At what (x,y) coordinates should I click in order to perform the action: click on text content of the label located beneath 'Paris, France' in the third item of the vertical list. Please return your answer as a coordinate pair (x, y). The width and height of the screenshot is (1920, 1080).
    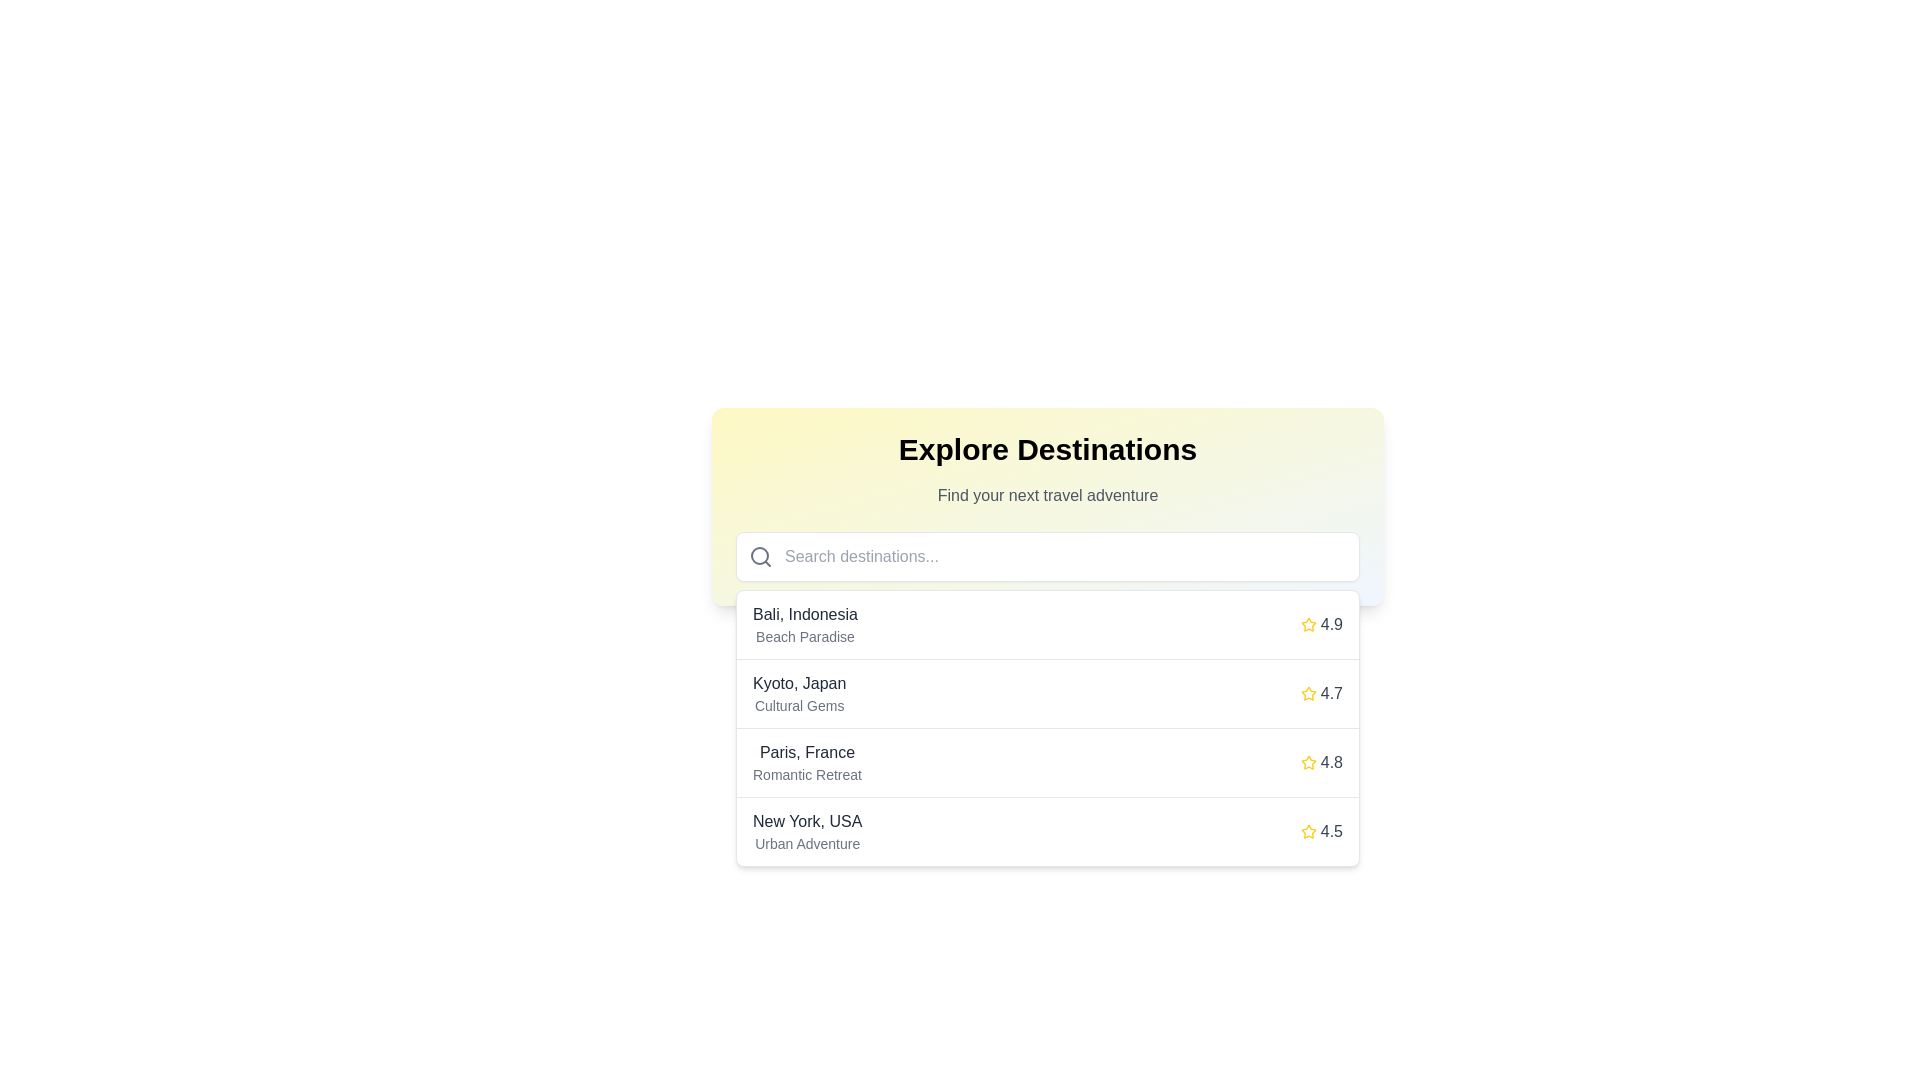
    Looking at the image, I should click on (807, 774).